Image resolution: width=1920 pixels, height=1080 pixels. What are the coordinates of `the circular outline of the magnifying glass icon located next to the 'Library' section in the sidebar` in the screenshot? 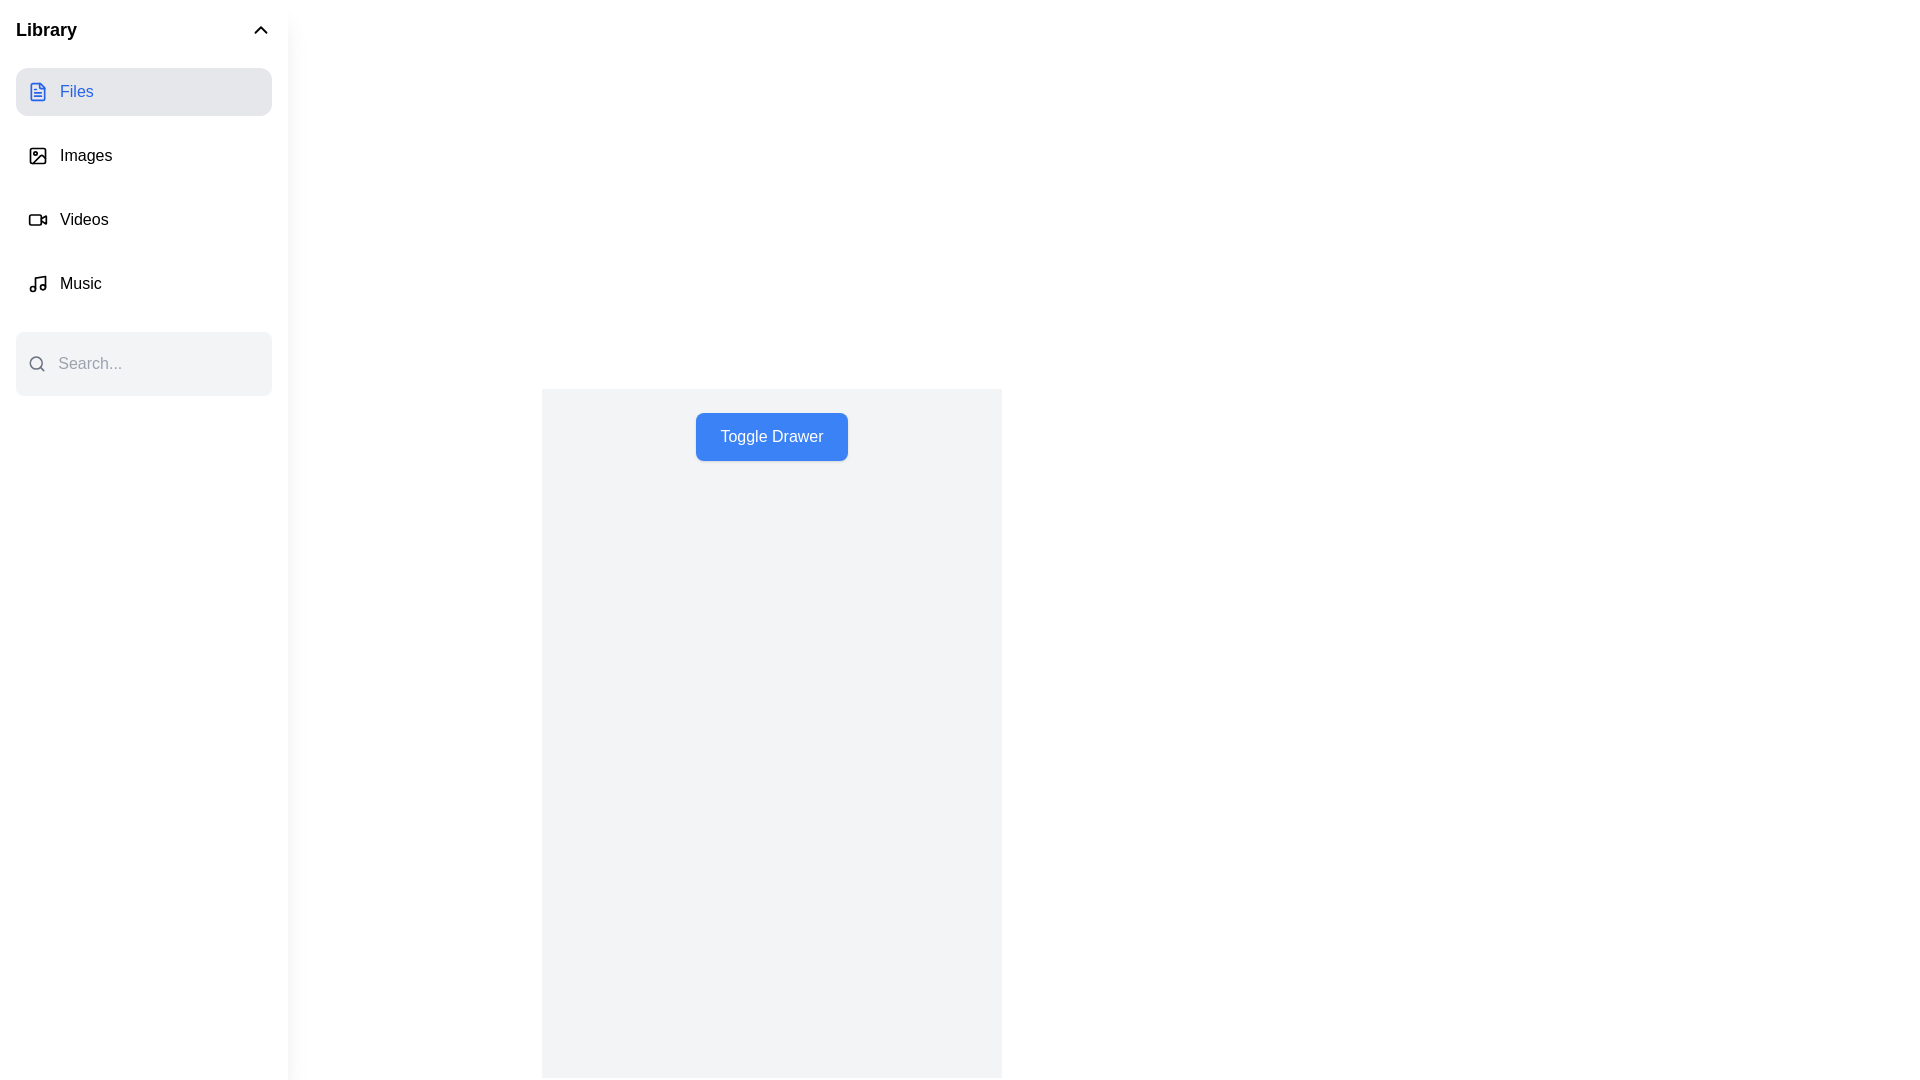 It's located at (36, 363).